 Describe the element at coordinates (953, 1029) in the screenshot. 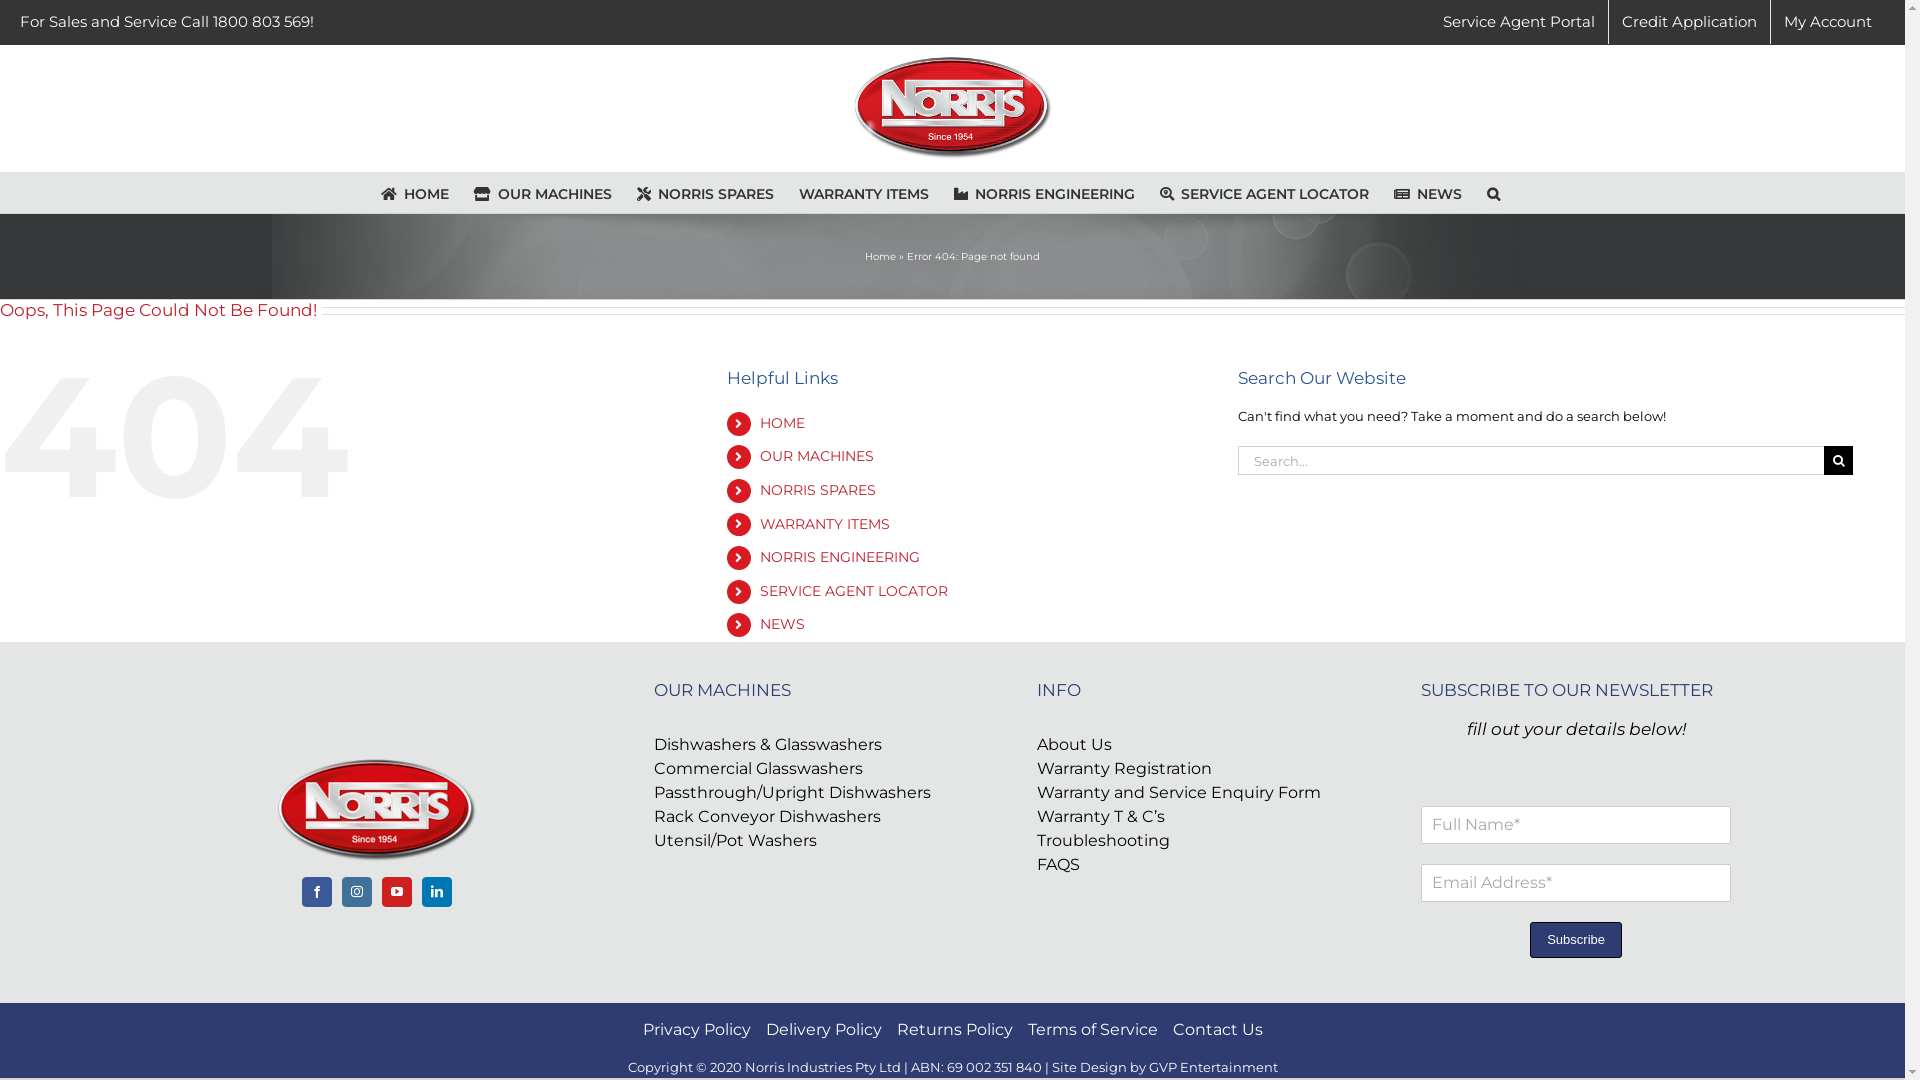

I see `'Returns Policy'` at that location.